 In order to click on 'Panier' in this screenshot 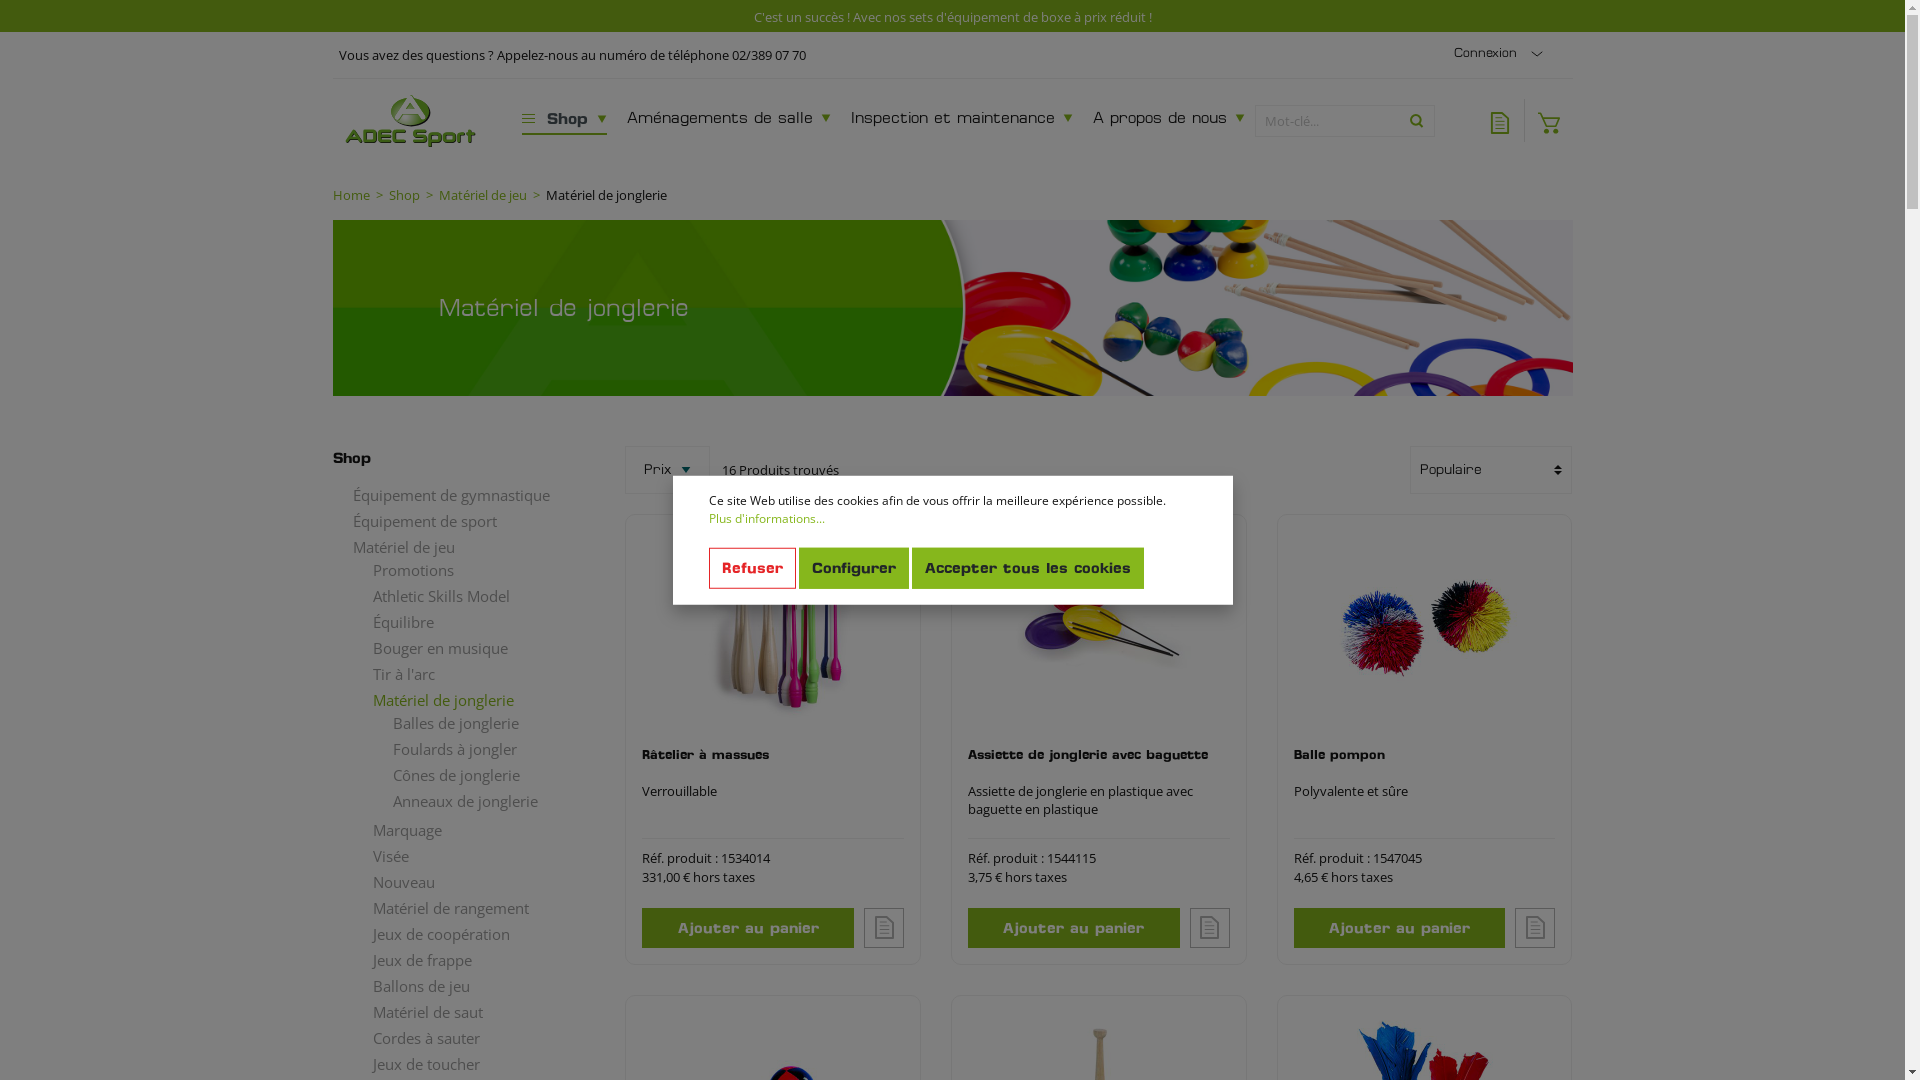, I will do `click(1522, 120)`.